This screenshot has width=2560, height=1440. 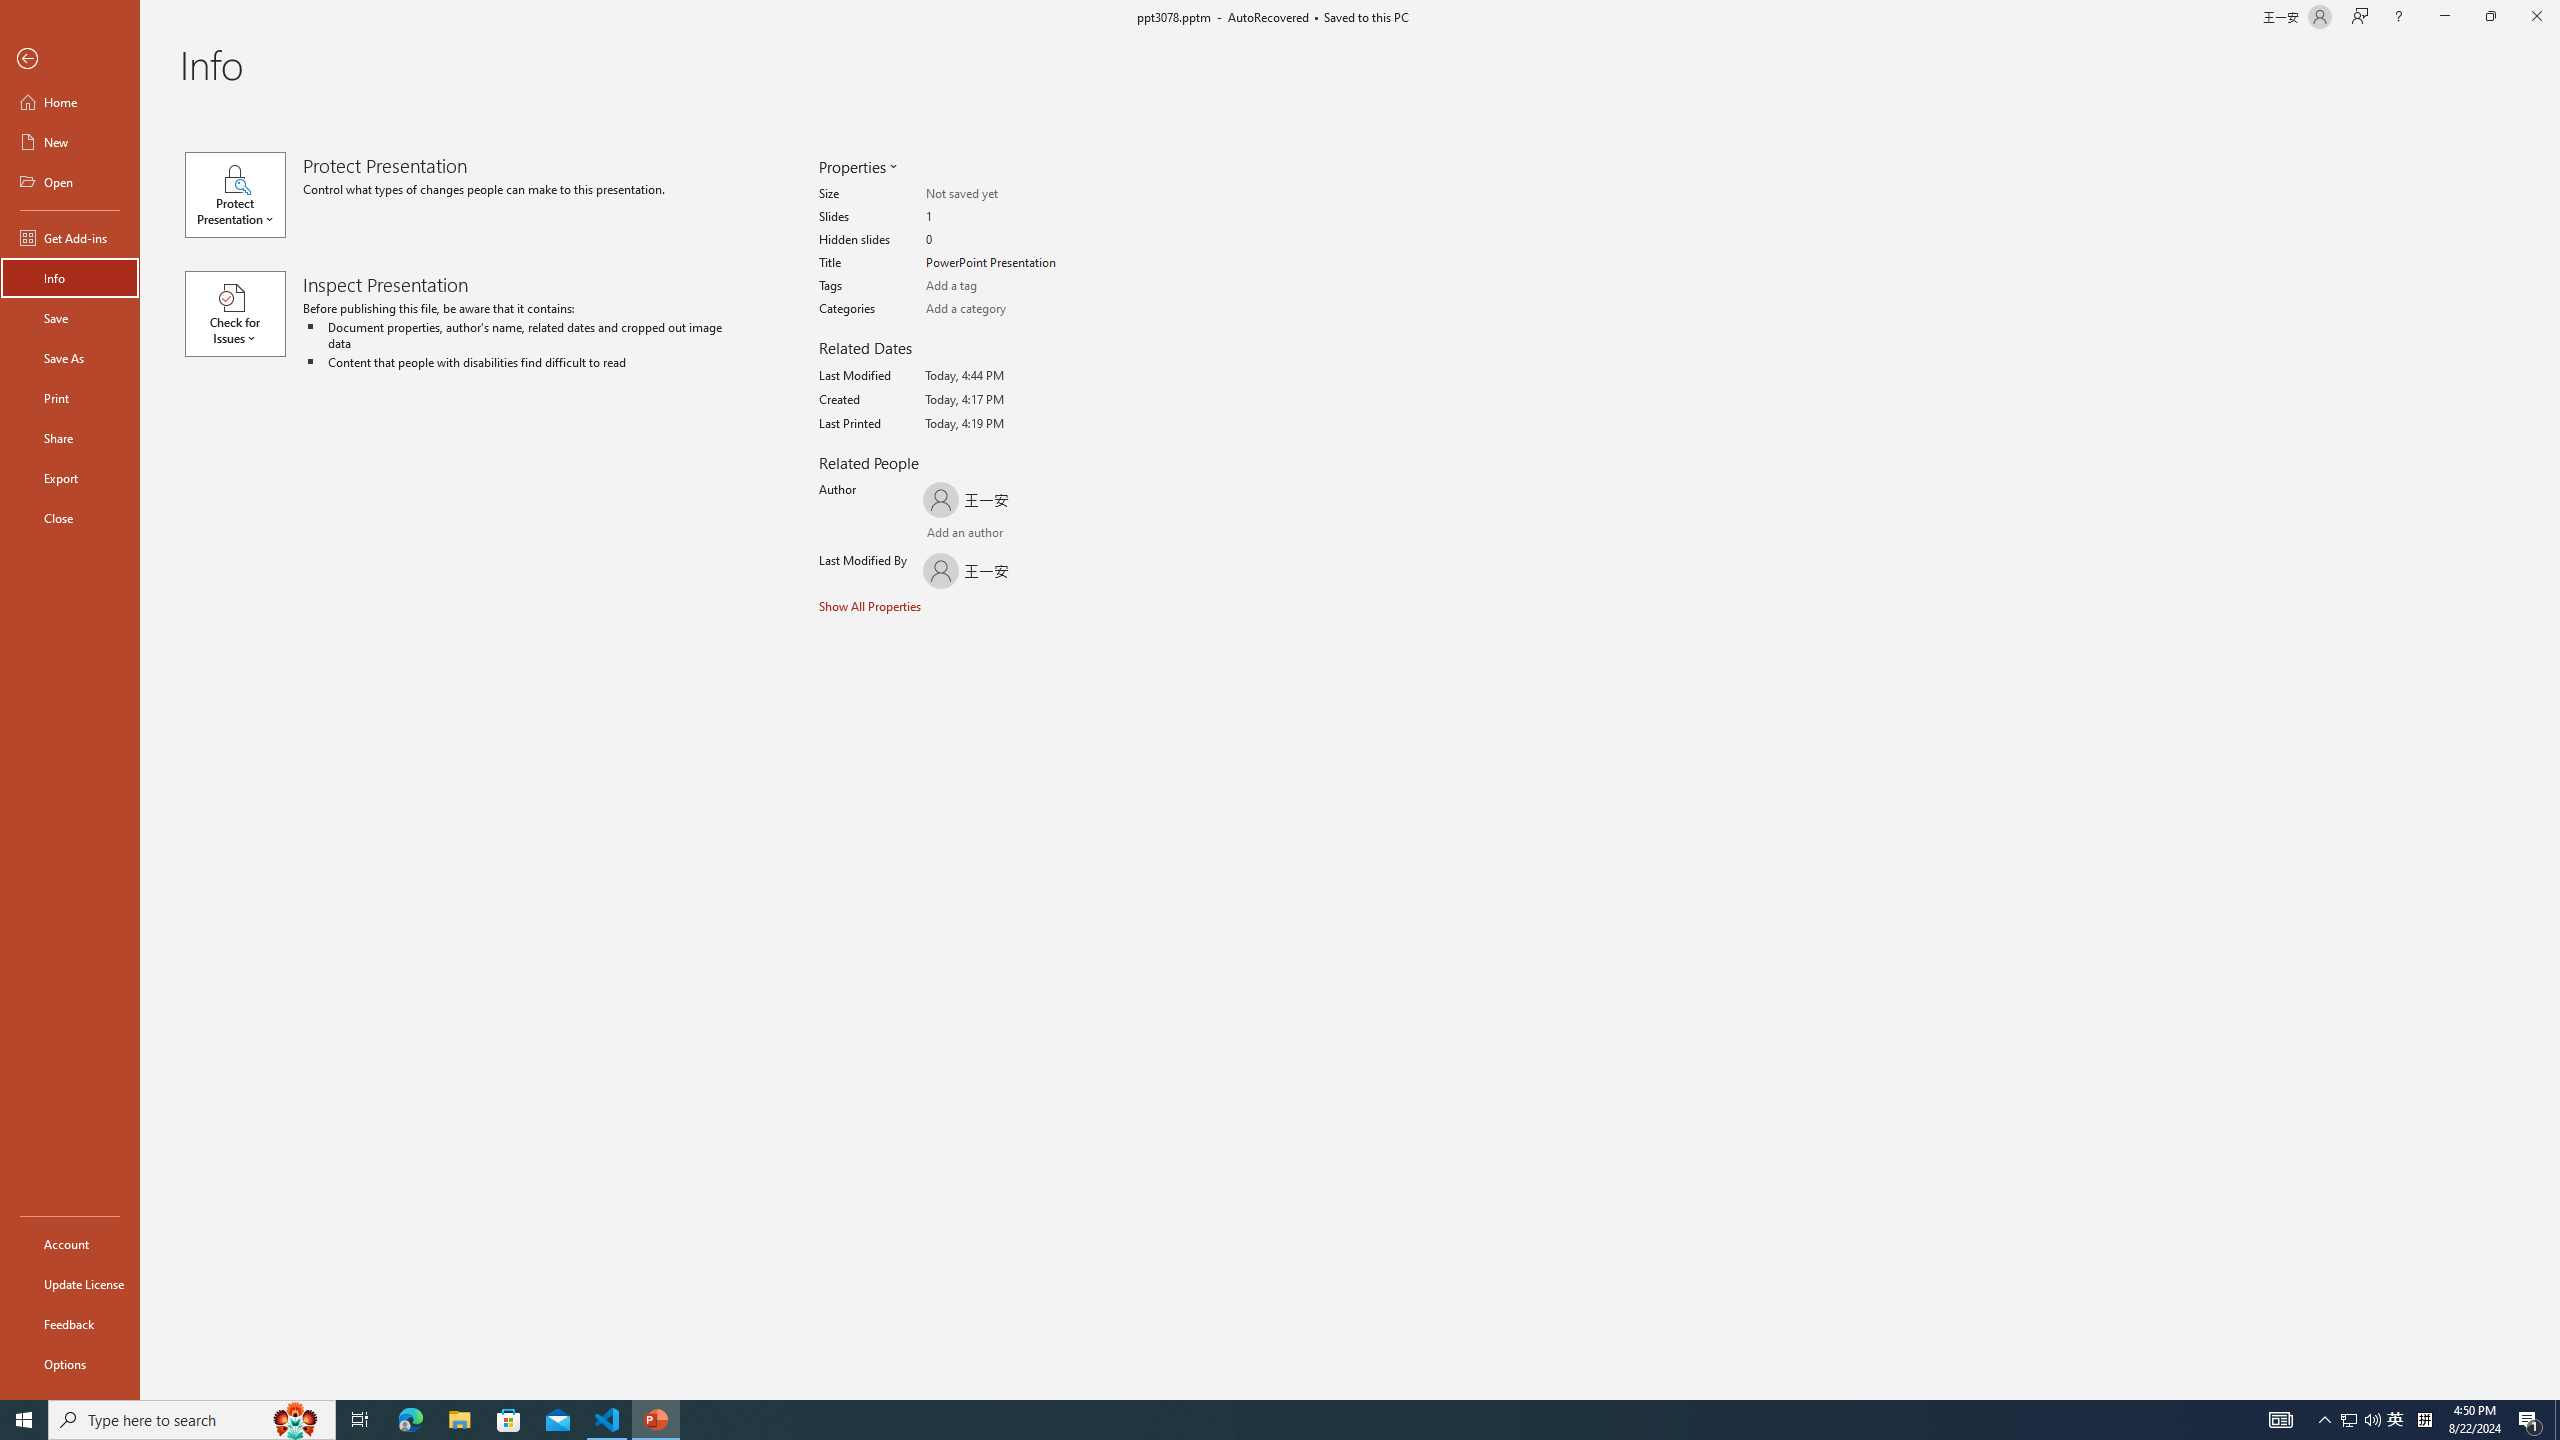 I want to click on 'Print', so click(x=69, y=397).